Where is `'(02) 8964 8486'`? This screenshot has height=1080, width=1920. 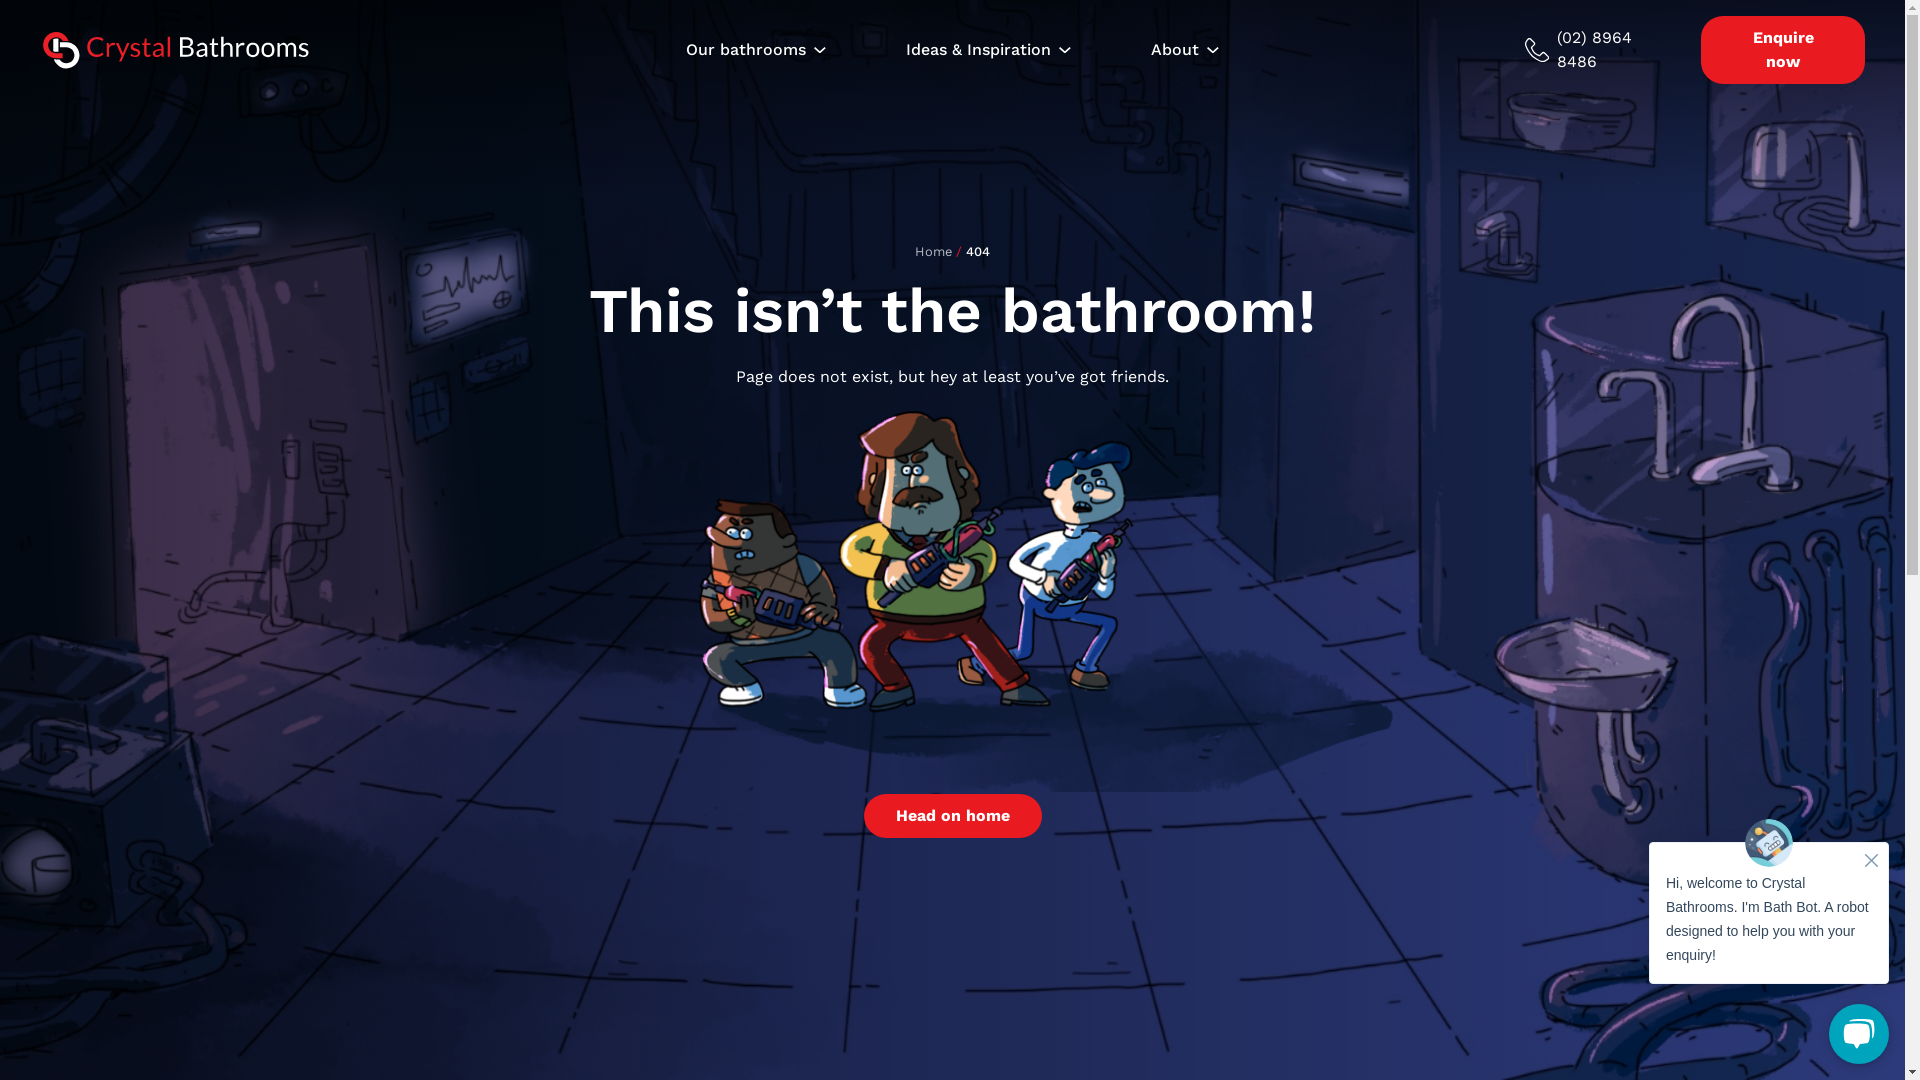 '(02) 8964 8486' is located at coordinates (1601, 49).